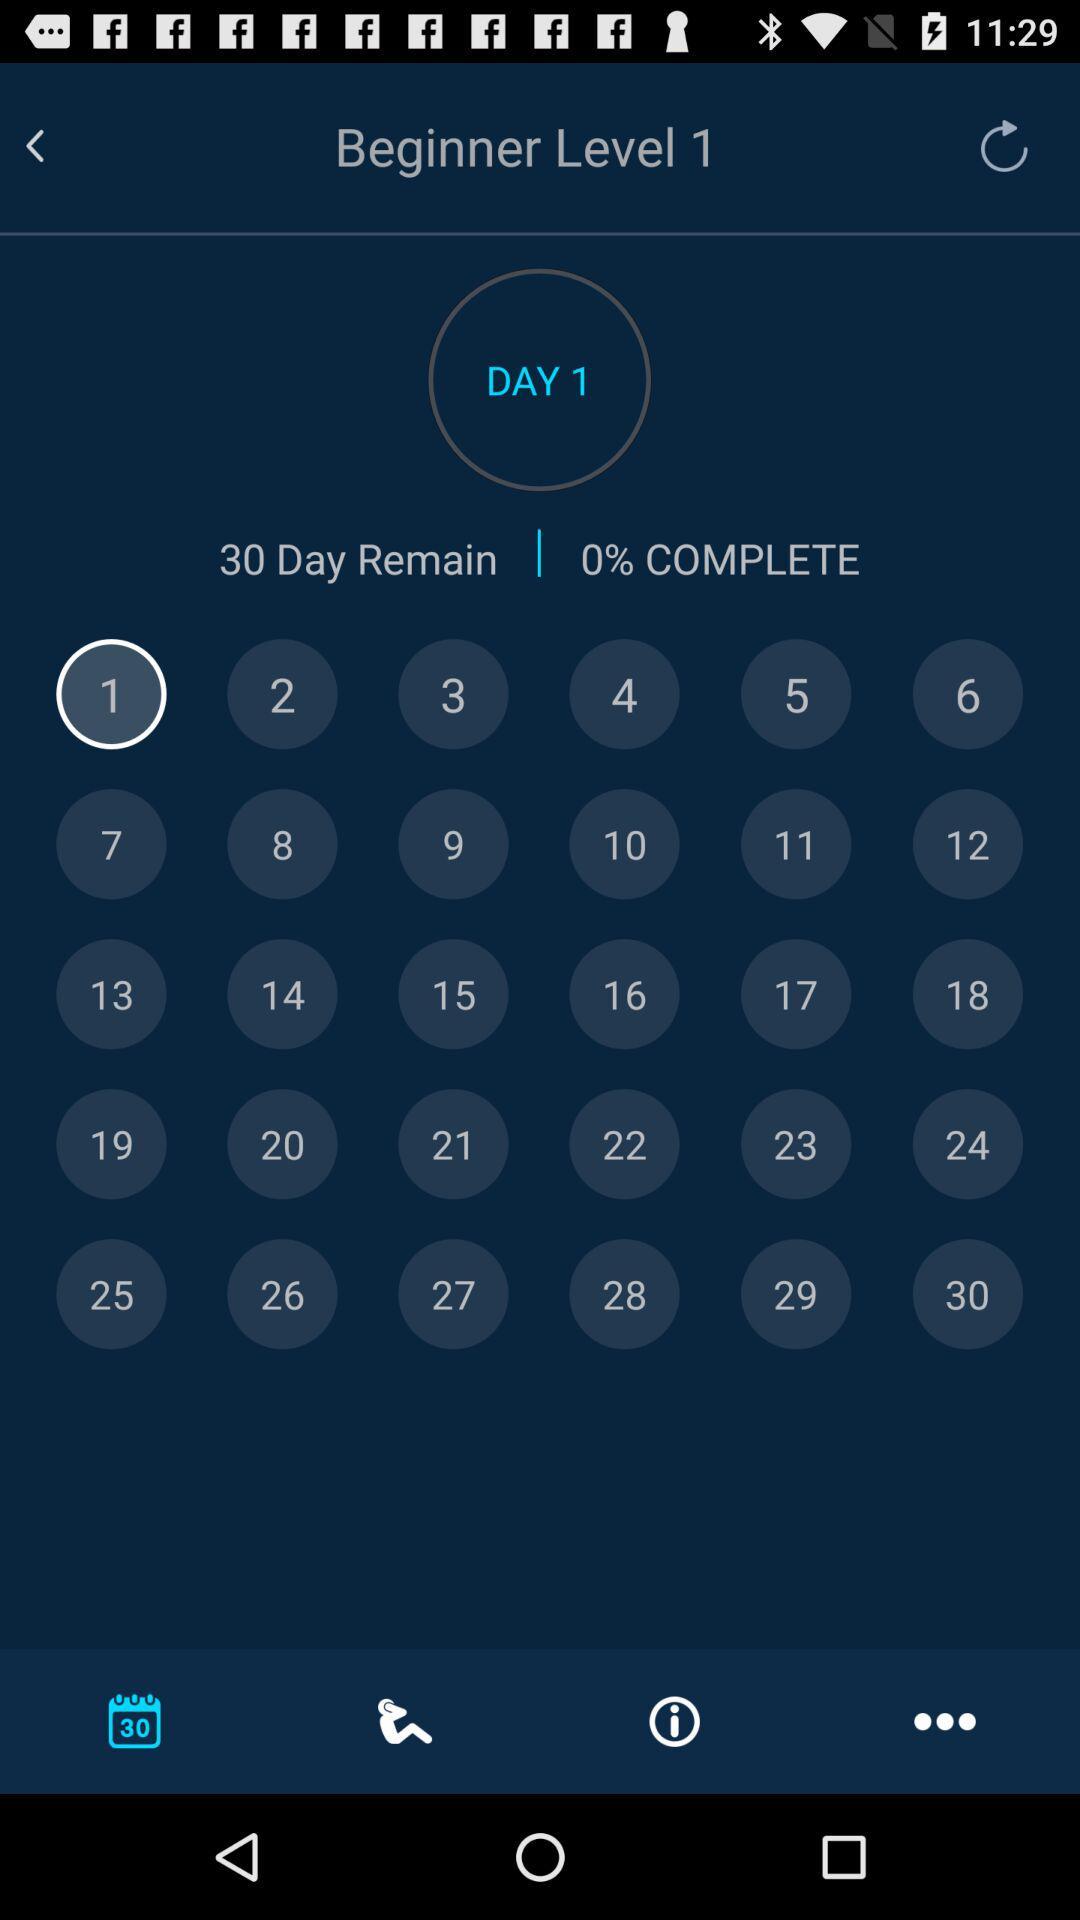 The image size is (1080, 1920). Describe the element at coordinates (453, 994) in the screenshot. I see `15` at that location.